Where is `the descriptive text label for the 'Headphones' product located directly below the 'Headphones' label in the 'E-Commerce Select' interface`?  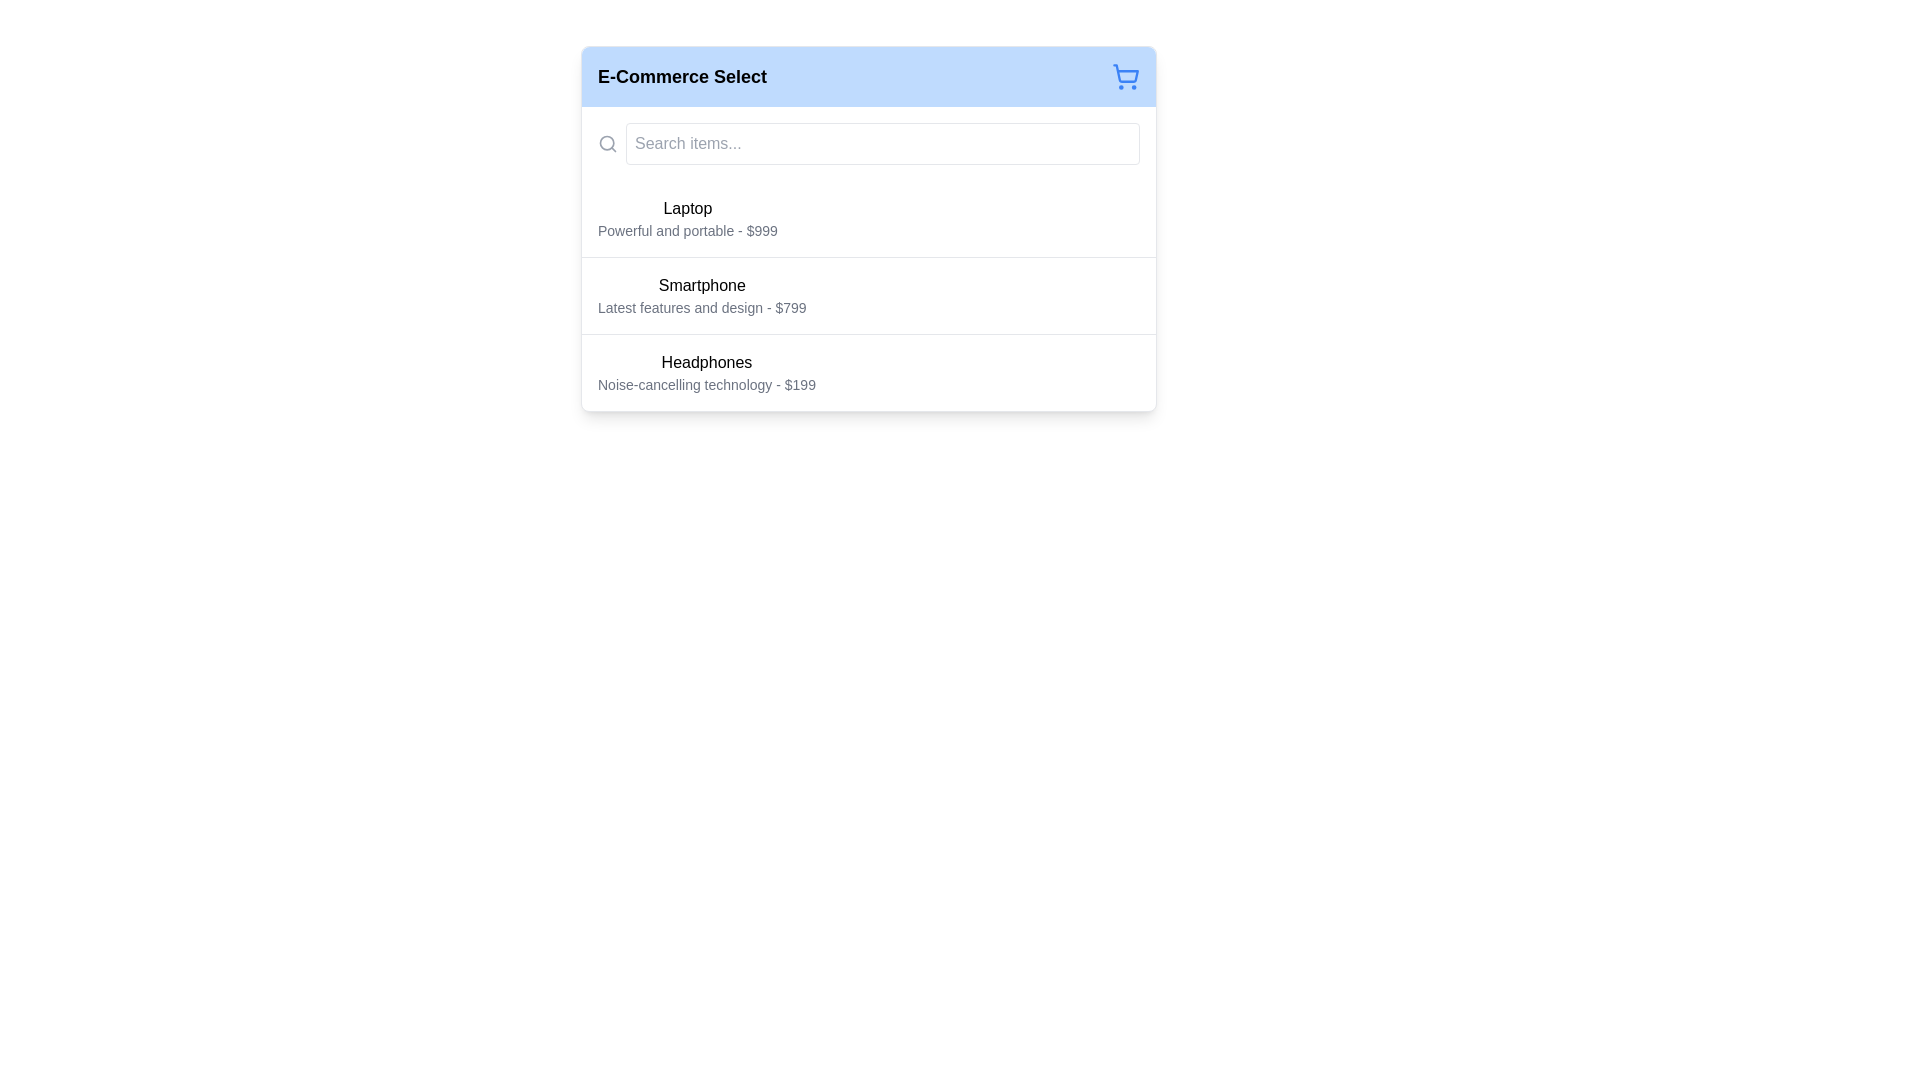
the descriptive text label for the 'Headphones' product located directly below the 'Headphones' label in the 'E-Commerce Select' interface is located at coordinates (706, 385).